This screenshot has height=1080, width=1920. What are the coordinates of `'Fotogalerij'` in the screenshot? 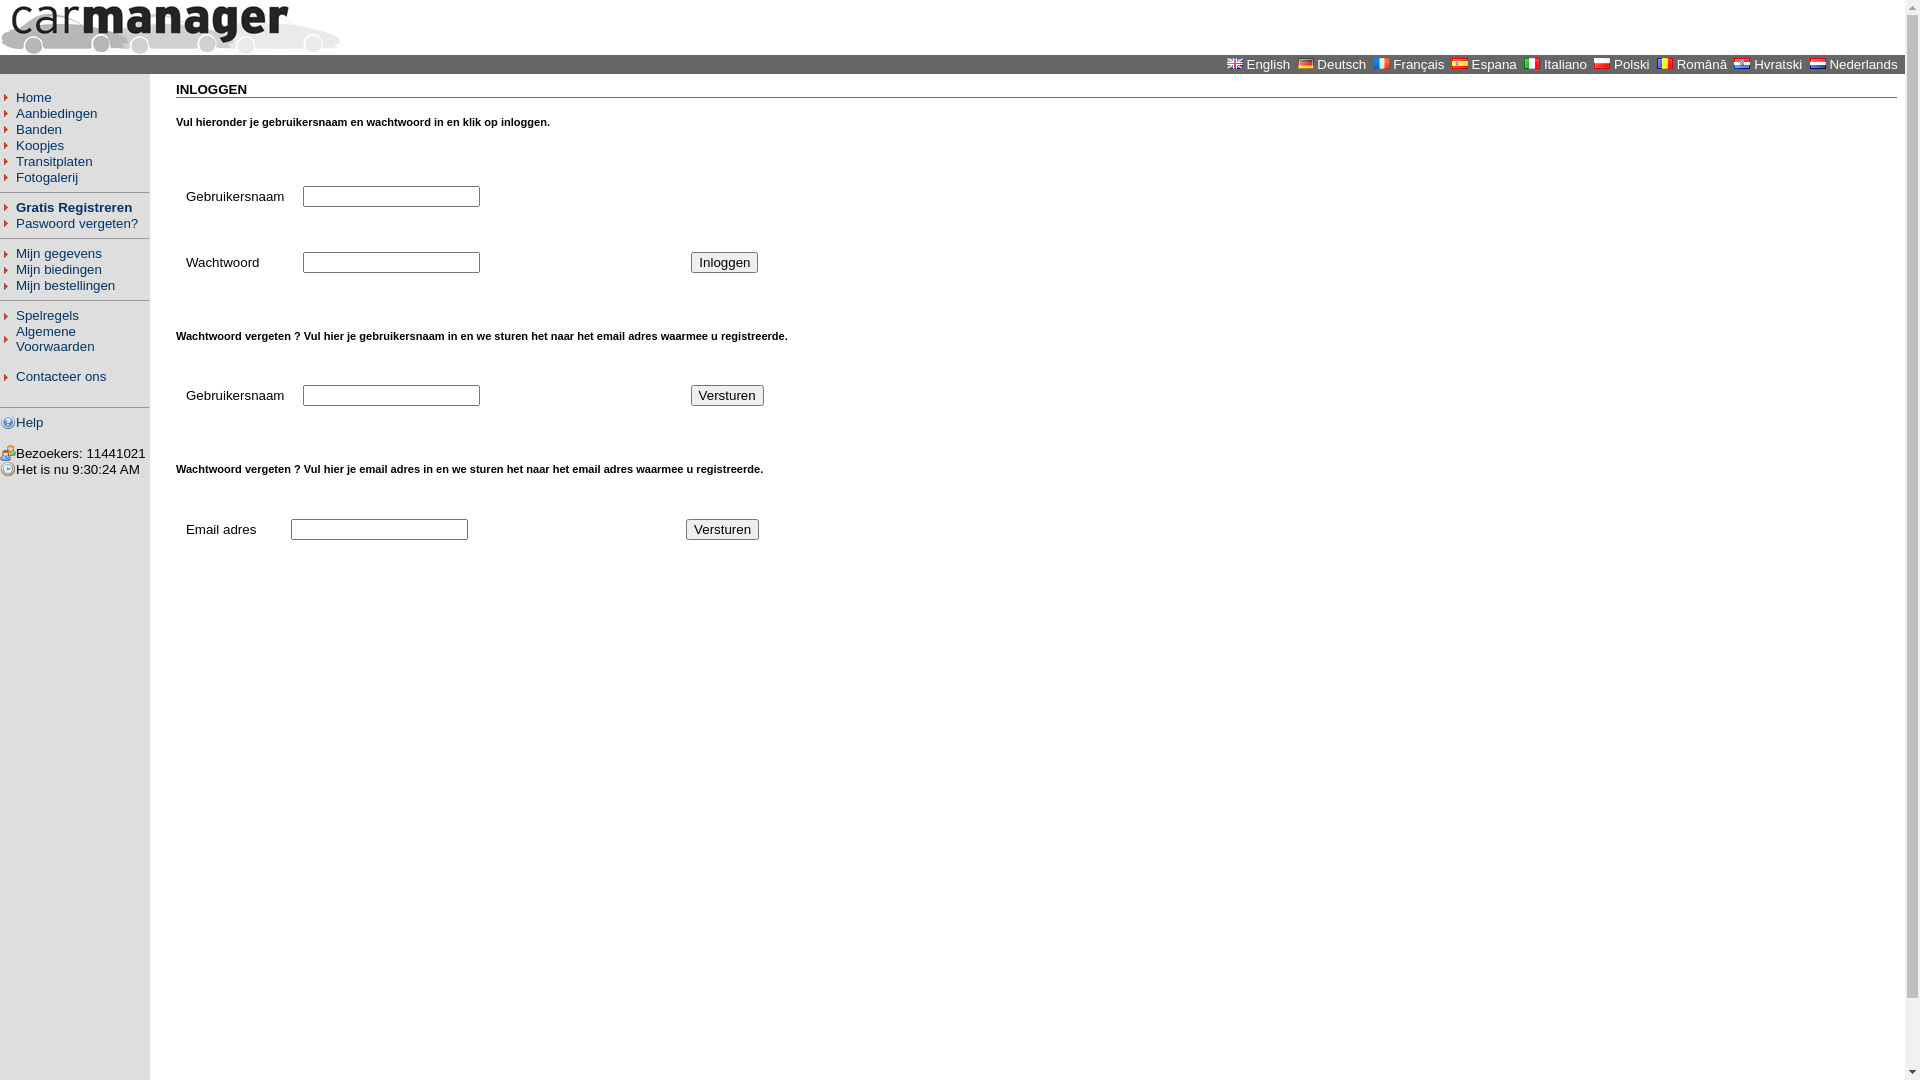 It's located at (47, 176).